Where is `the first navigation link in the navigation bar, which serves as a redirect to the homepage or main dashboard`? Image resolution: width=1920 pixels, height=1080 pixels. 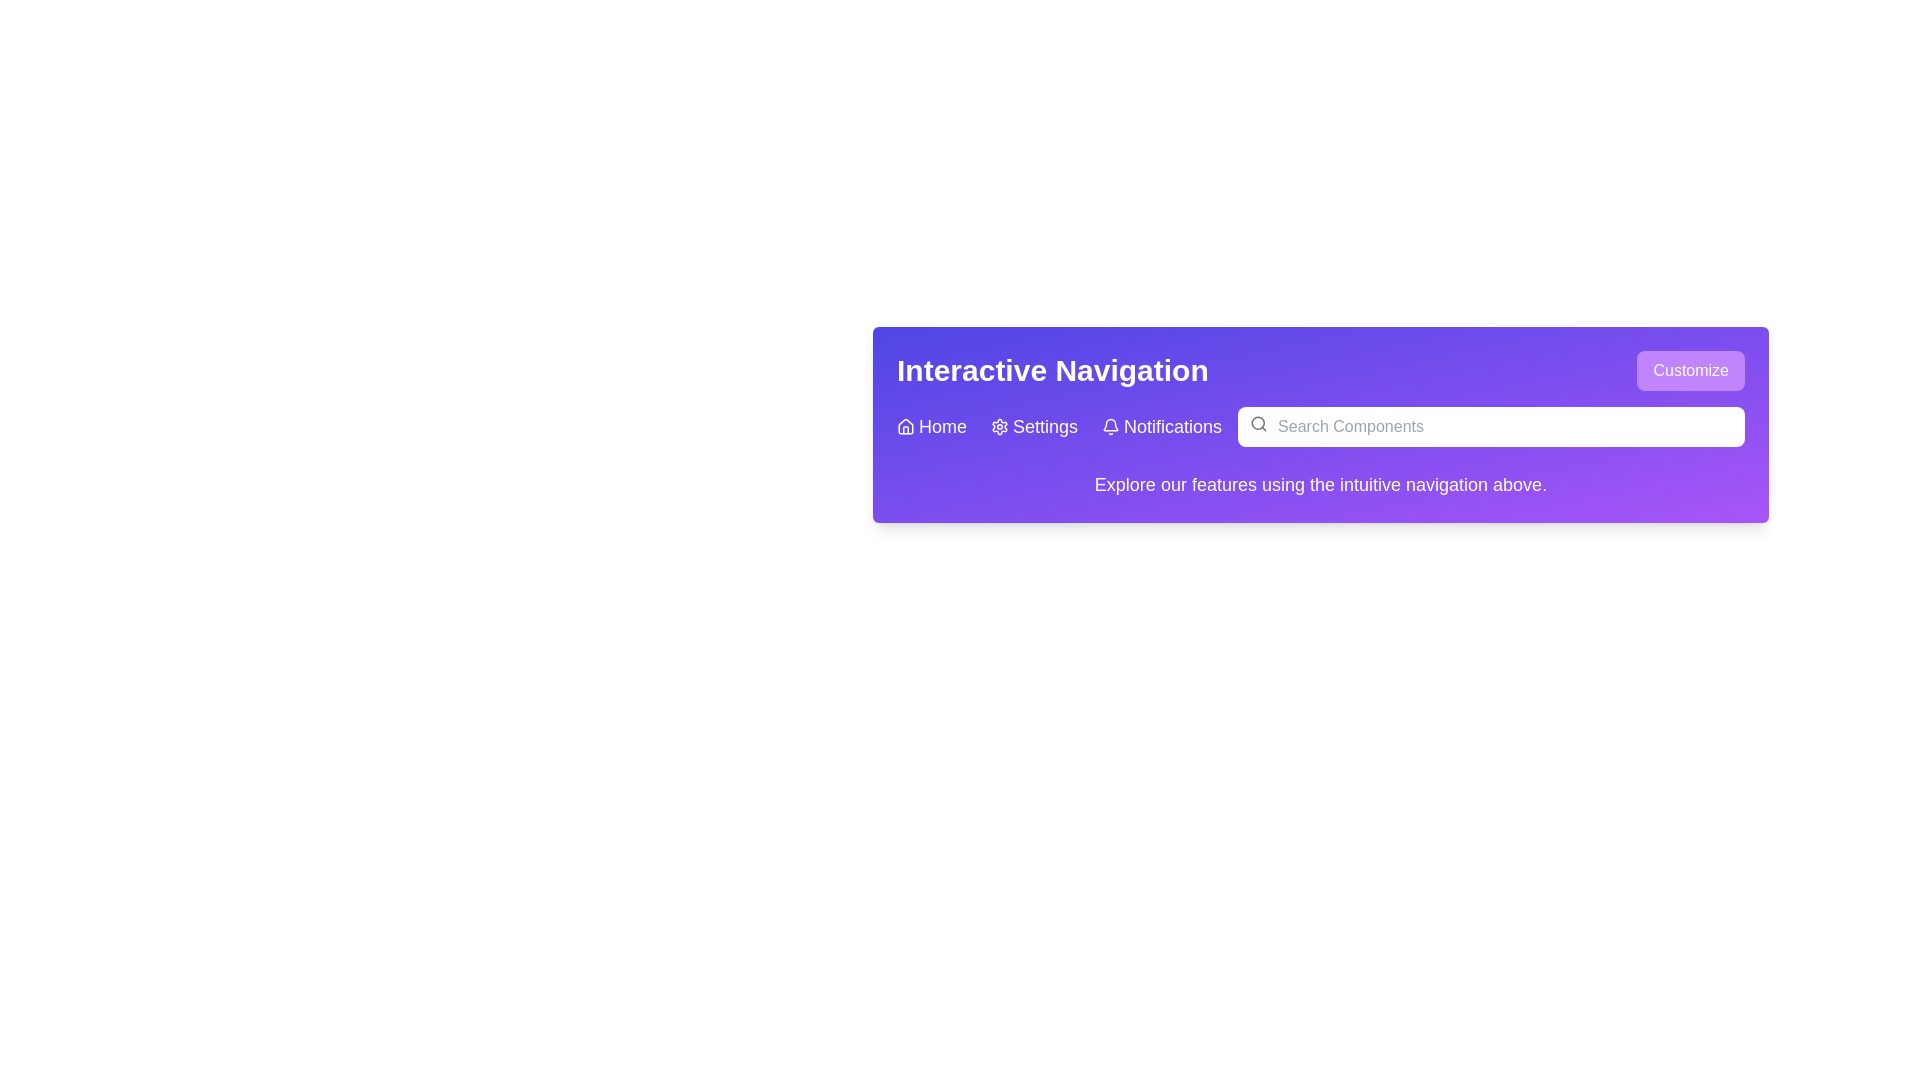
the first navigation link in the navigation bar, which serves as a redirect to the homepage or main dashboard is located at coordinates (930, 426).